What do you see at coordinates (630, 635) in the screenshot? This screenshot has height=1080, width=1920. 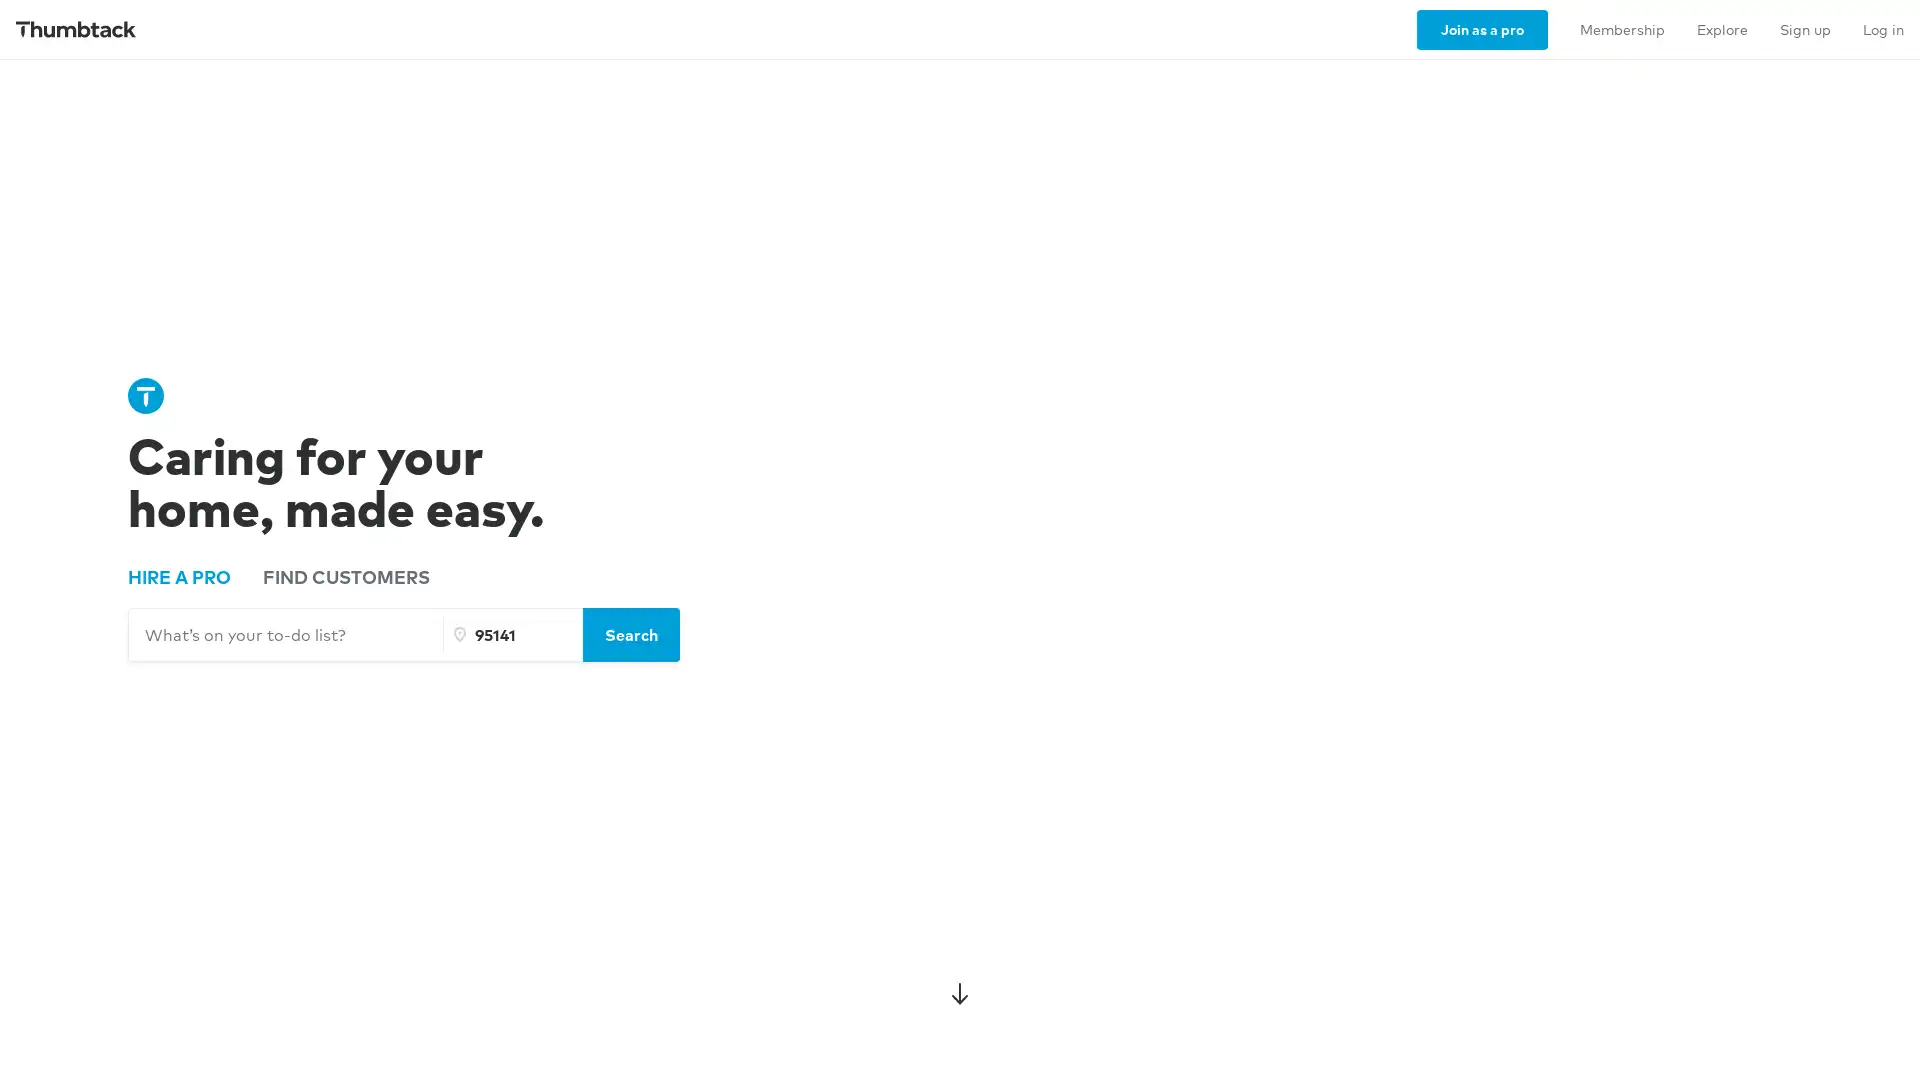 I see `Search` at bounding box center [630, 635].